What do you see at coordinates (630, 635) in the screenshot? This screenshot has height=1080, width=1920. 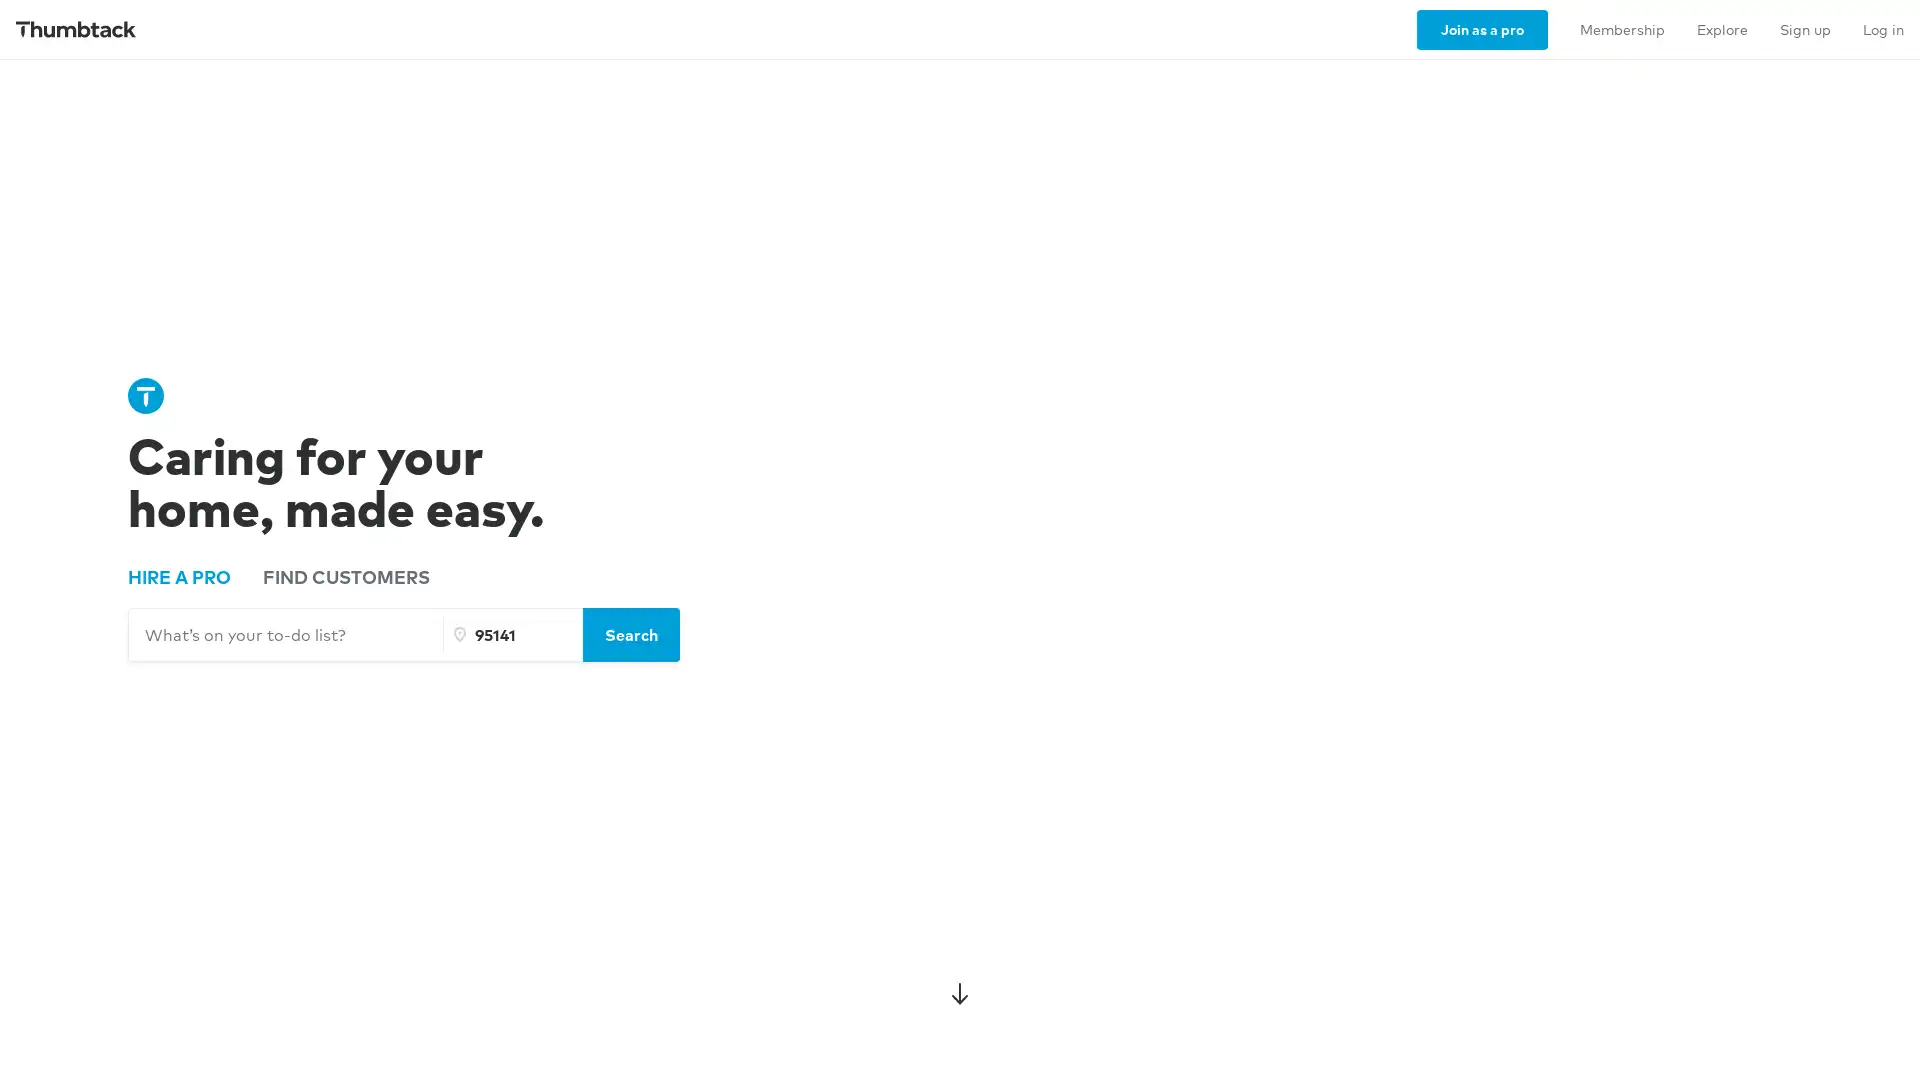 I see `Search` at bounding box center [630, 635].